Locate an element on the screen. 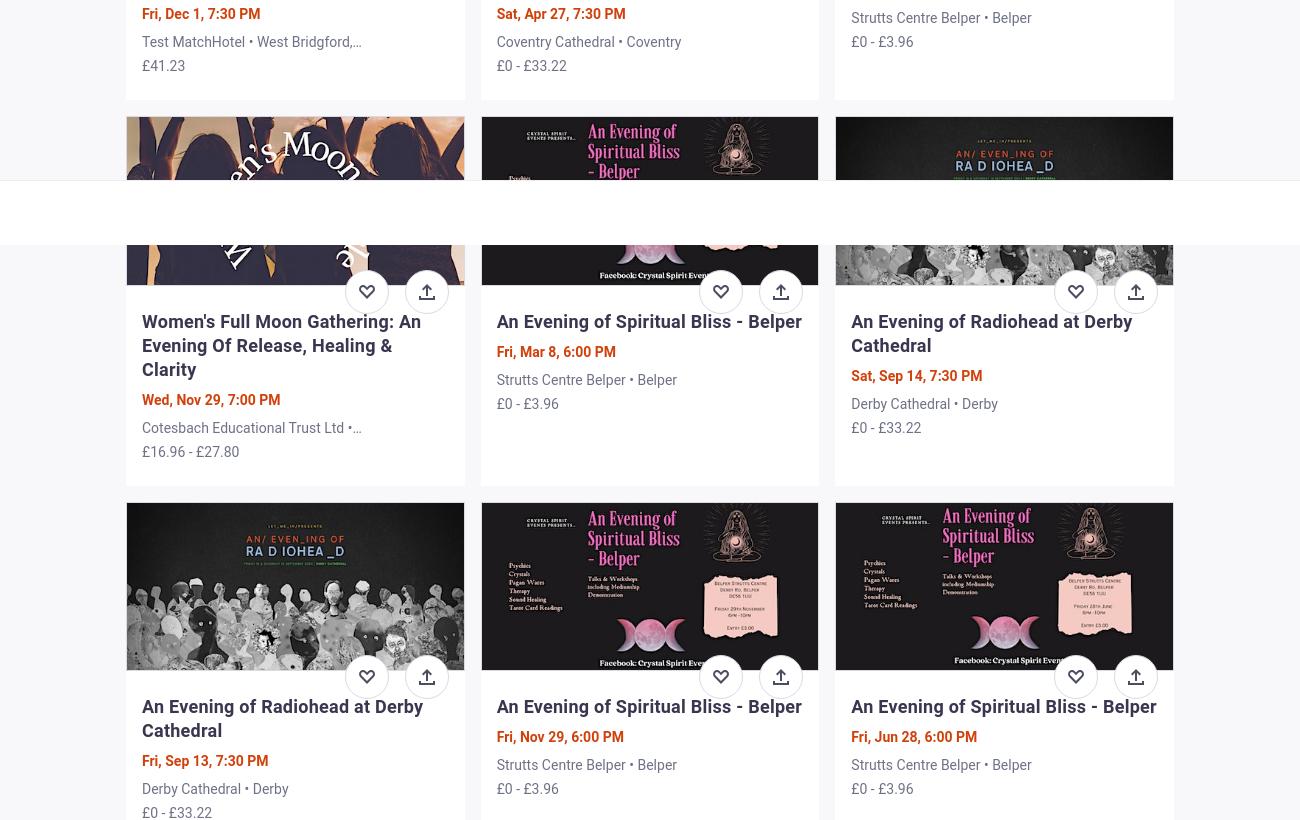 This screenshot has height=820, width=1300. 'Test MatchHotel • West Bridgford, Nottingham' is located at coordinates (246, 50).